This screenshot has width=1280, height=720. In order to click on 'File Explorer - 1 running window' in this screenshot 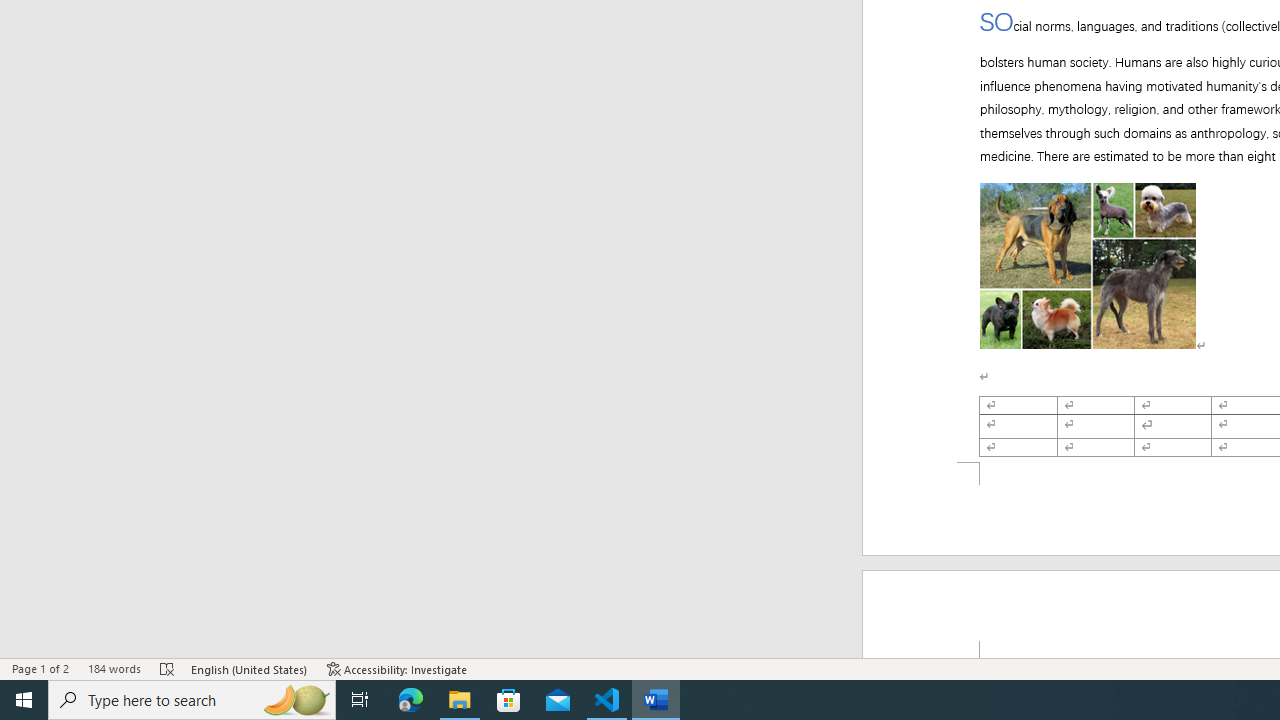, I will do `click(459, 698)`.